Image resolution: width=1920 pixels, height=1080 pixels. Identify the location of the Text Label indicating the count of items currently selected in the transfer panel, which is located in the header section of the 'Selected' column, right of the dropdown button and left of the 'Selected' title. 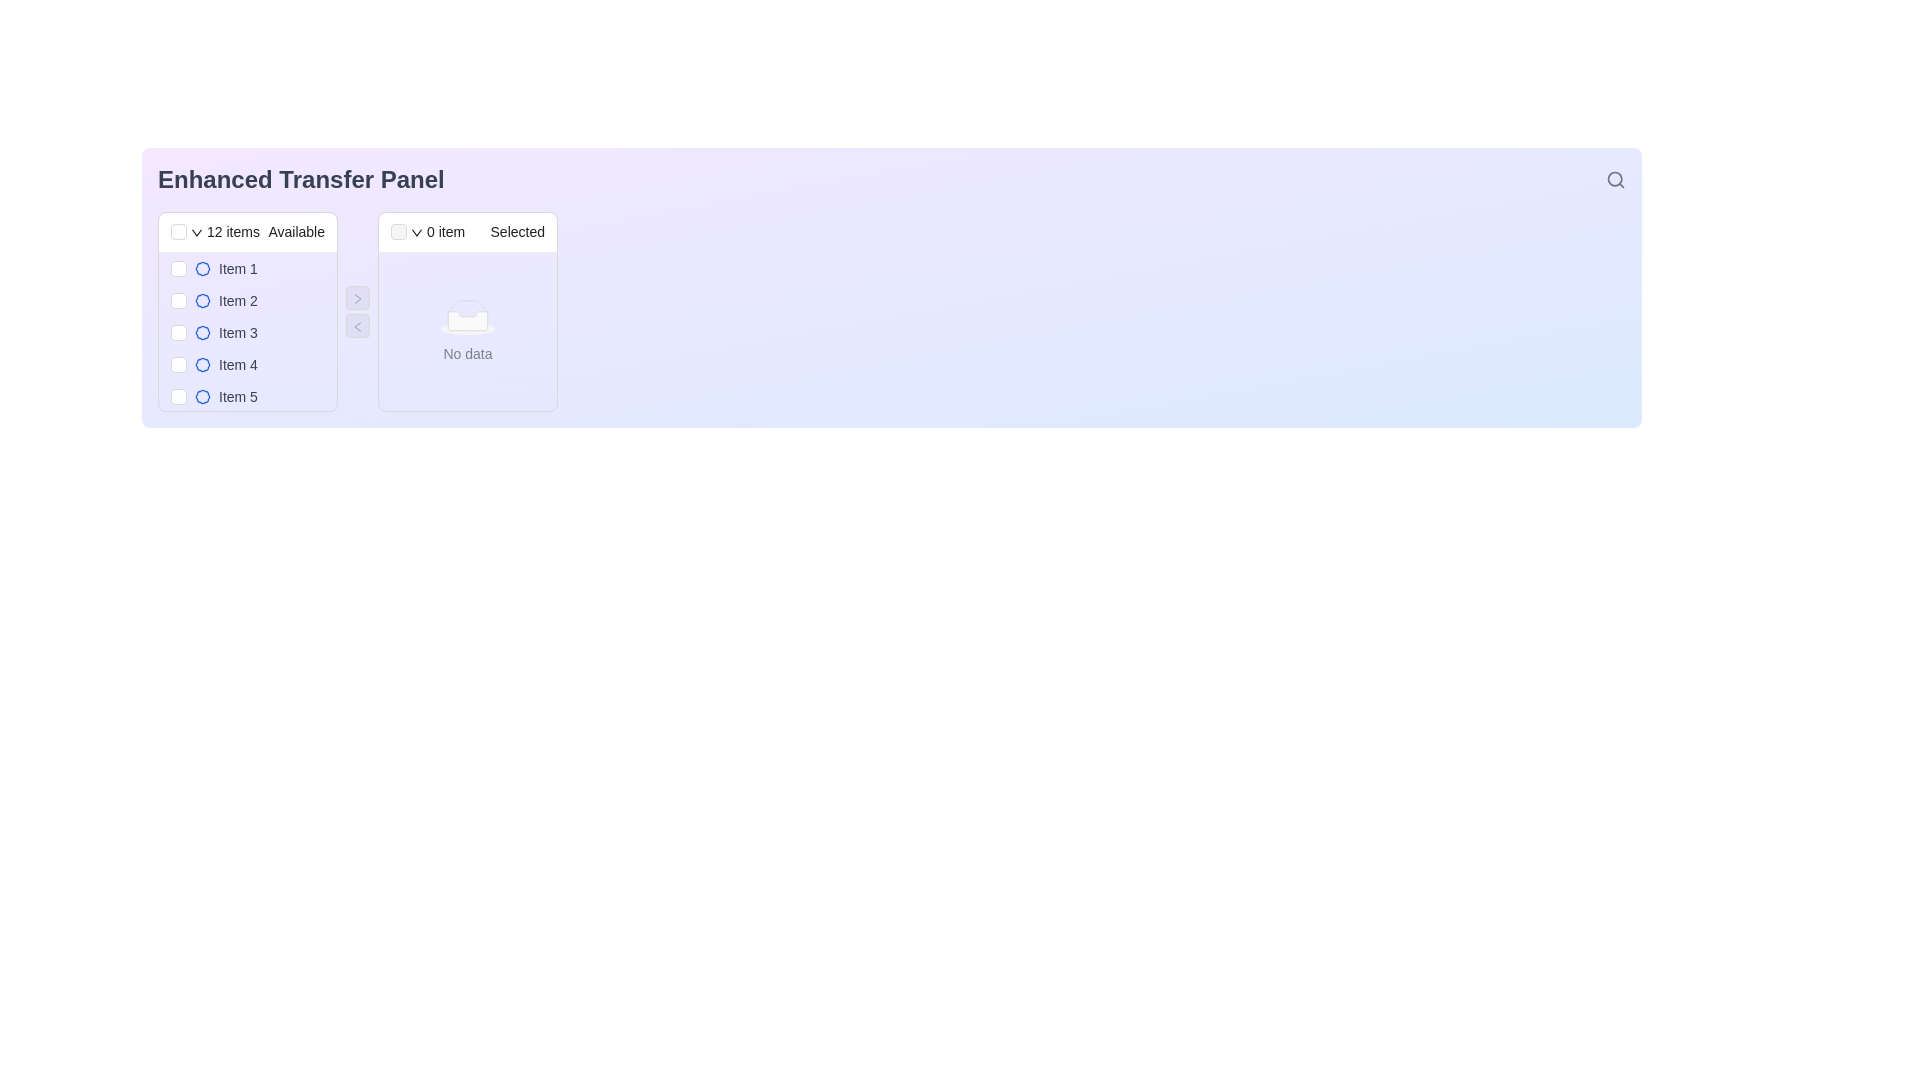
(445, 230).